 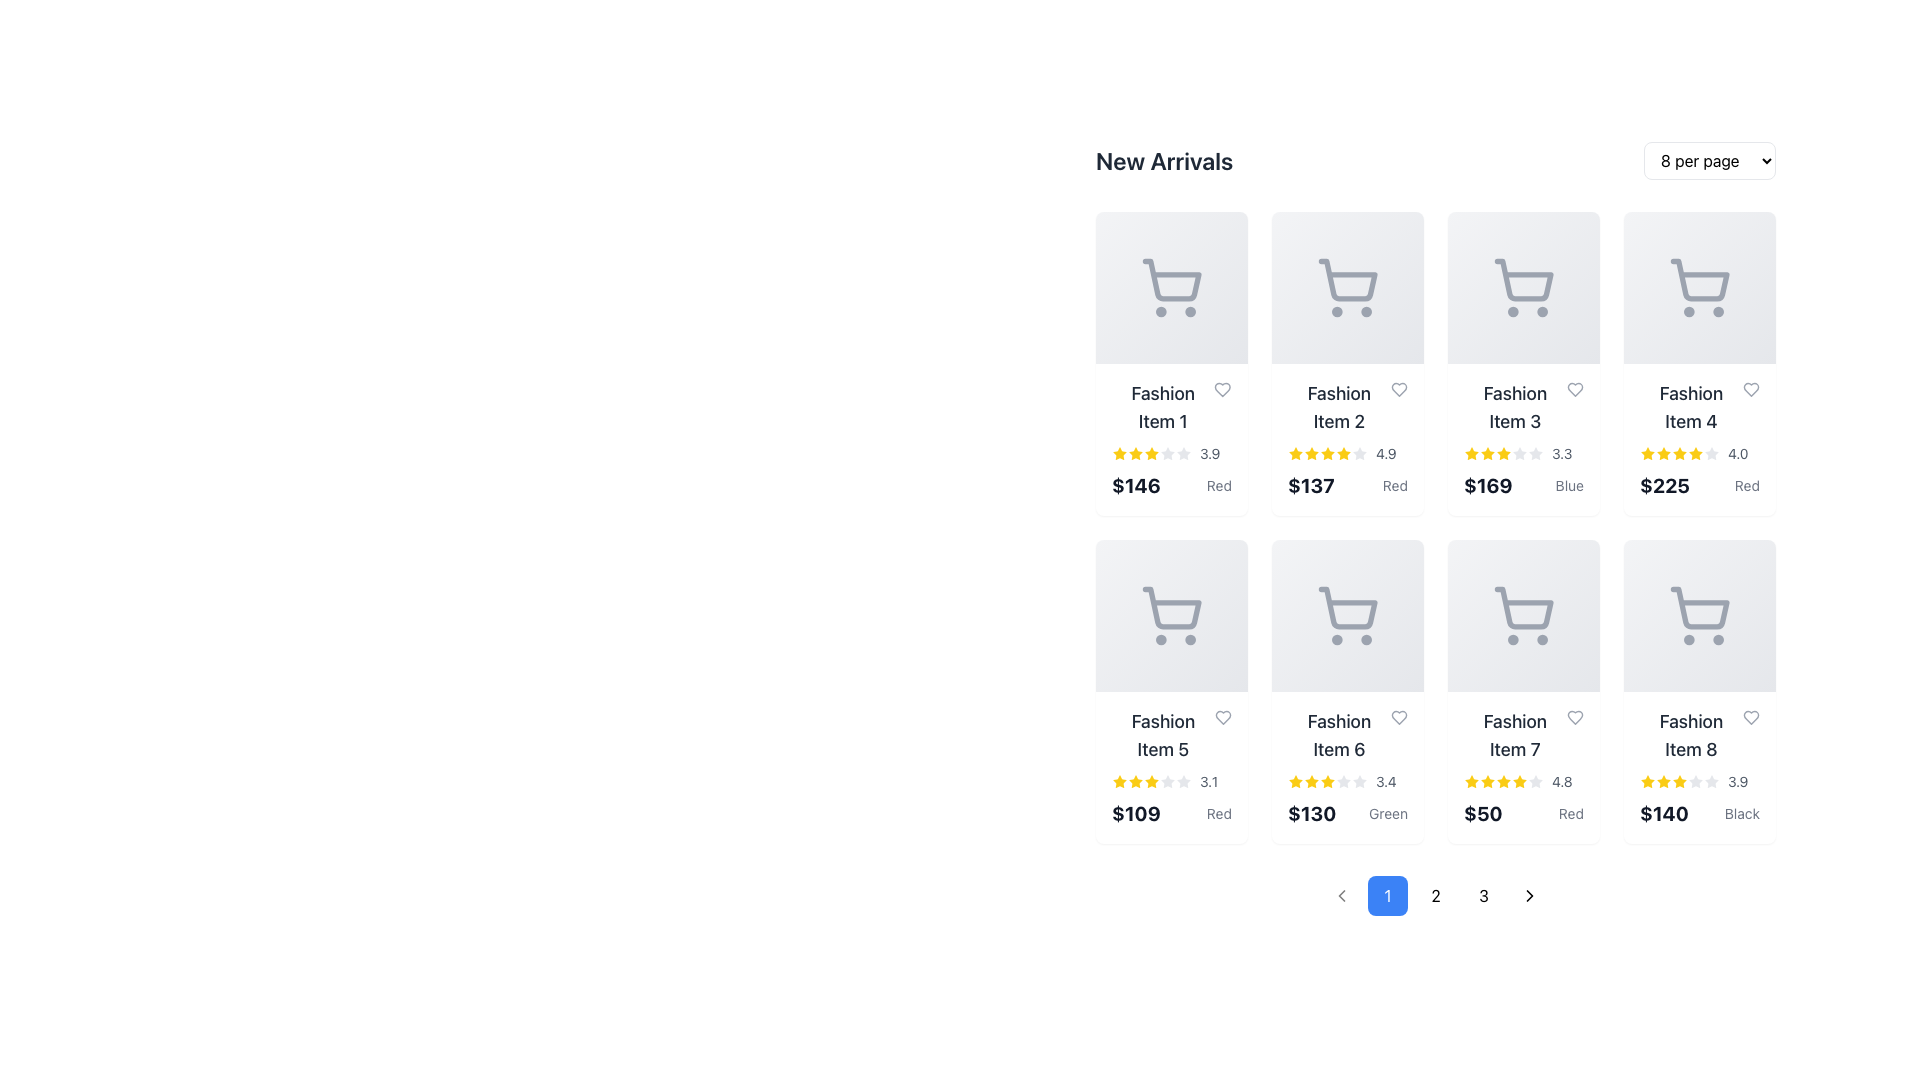 I want to click on rating display component for 'Fashion Item 1', which features partially filled yellow stars and a numeric rating of '3.9', to determine the visual split between filled and unfilled stars, so click(x=1171, y=438).